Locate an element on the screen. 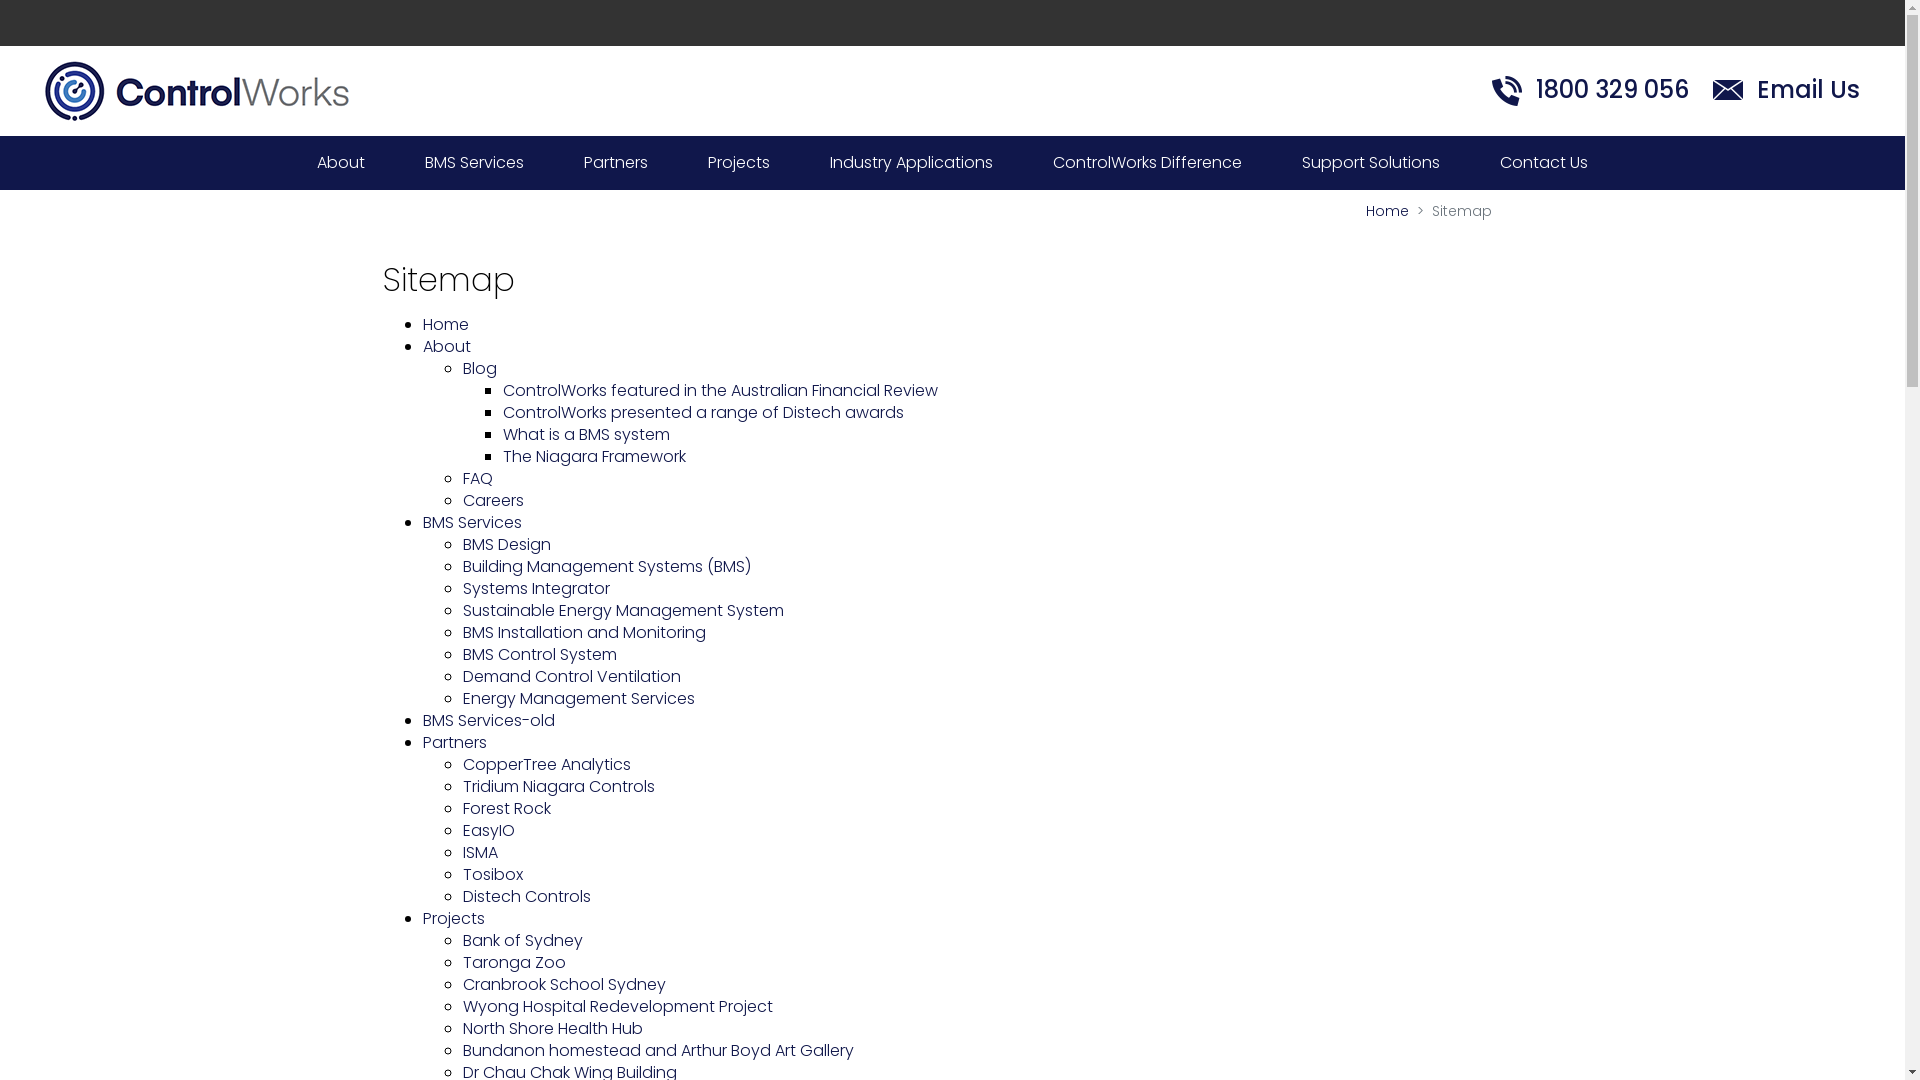 The width and height of the screenshot is (1920, 1080). 'Home' is located at coordinates (1386, 211).